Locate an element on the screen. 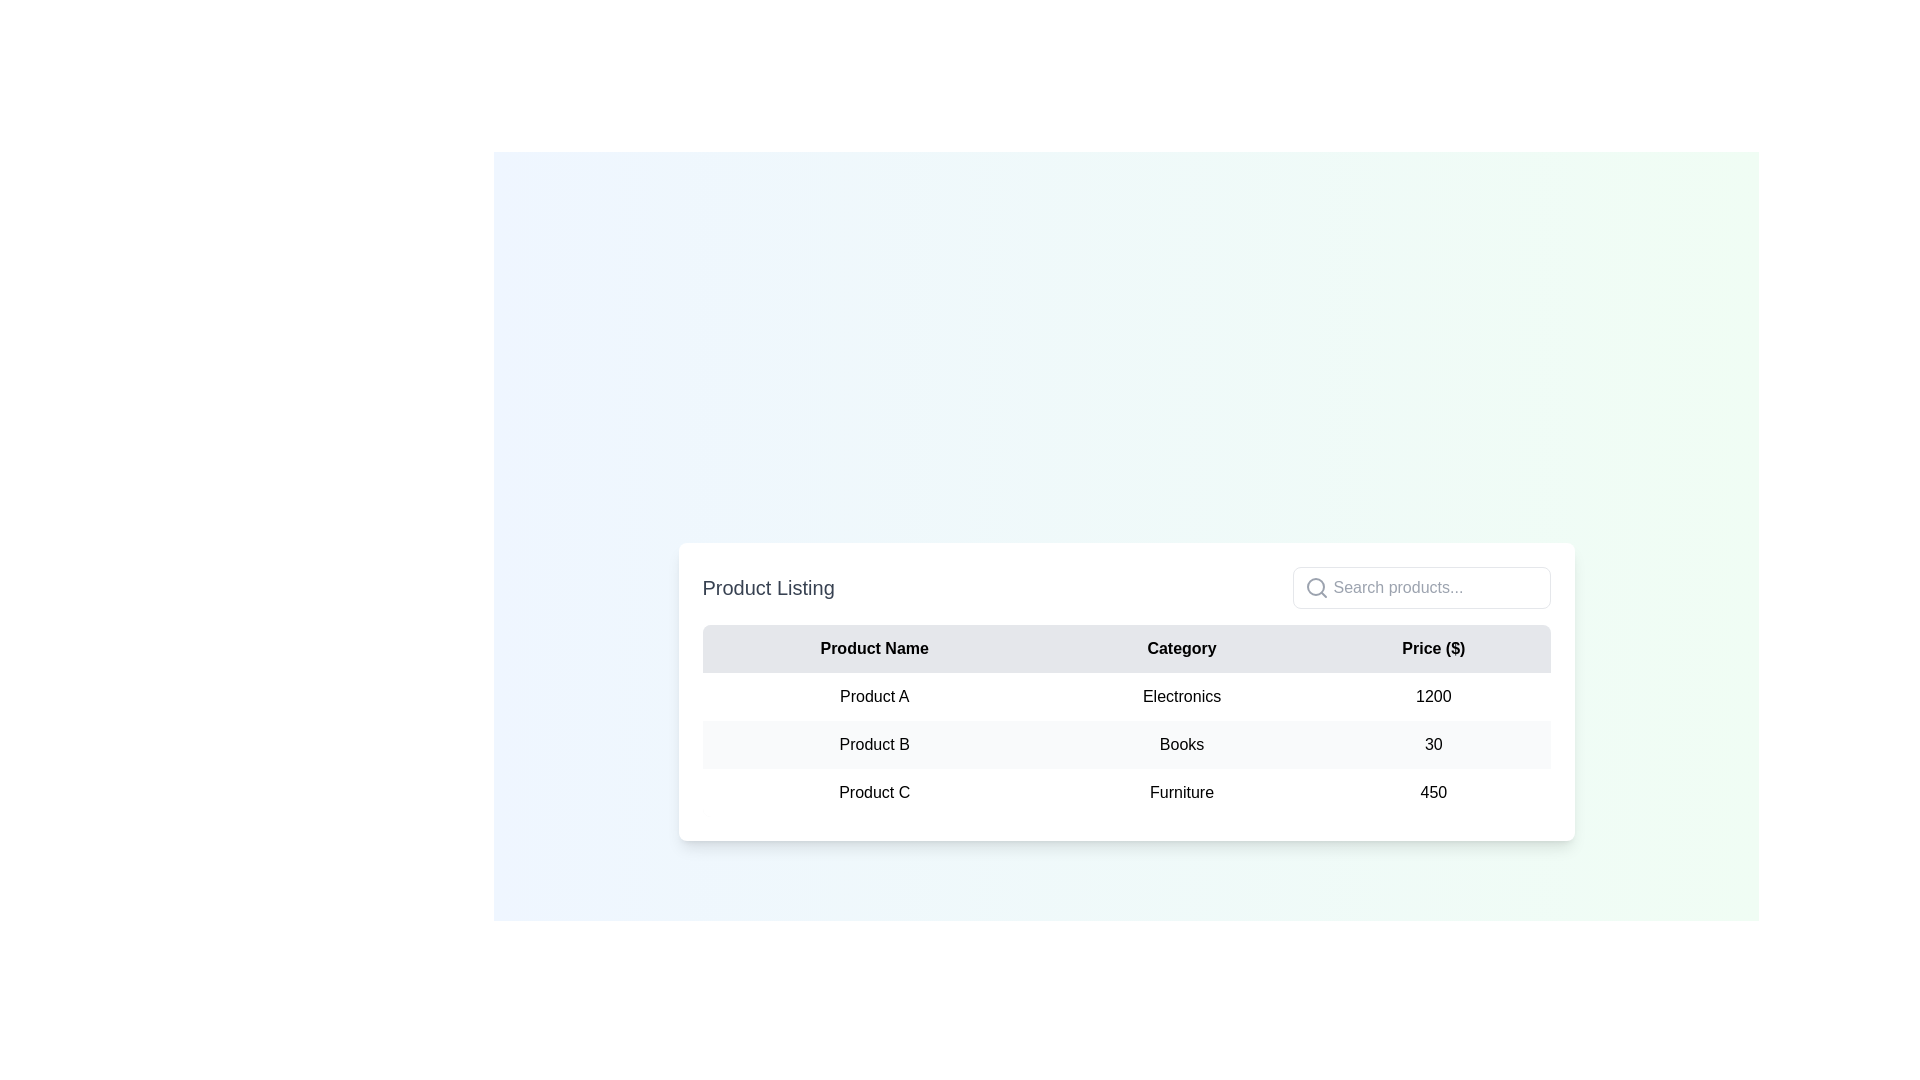  the search input box featuring a magnifying glass icon and placeholder text 'Search products...' to focus on it is located at coordinates (1420, 586).